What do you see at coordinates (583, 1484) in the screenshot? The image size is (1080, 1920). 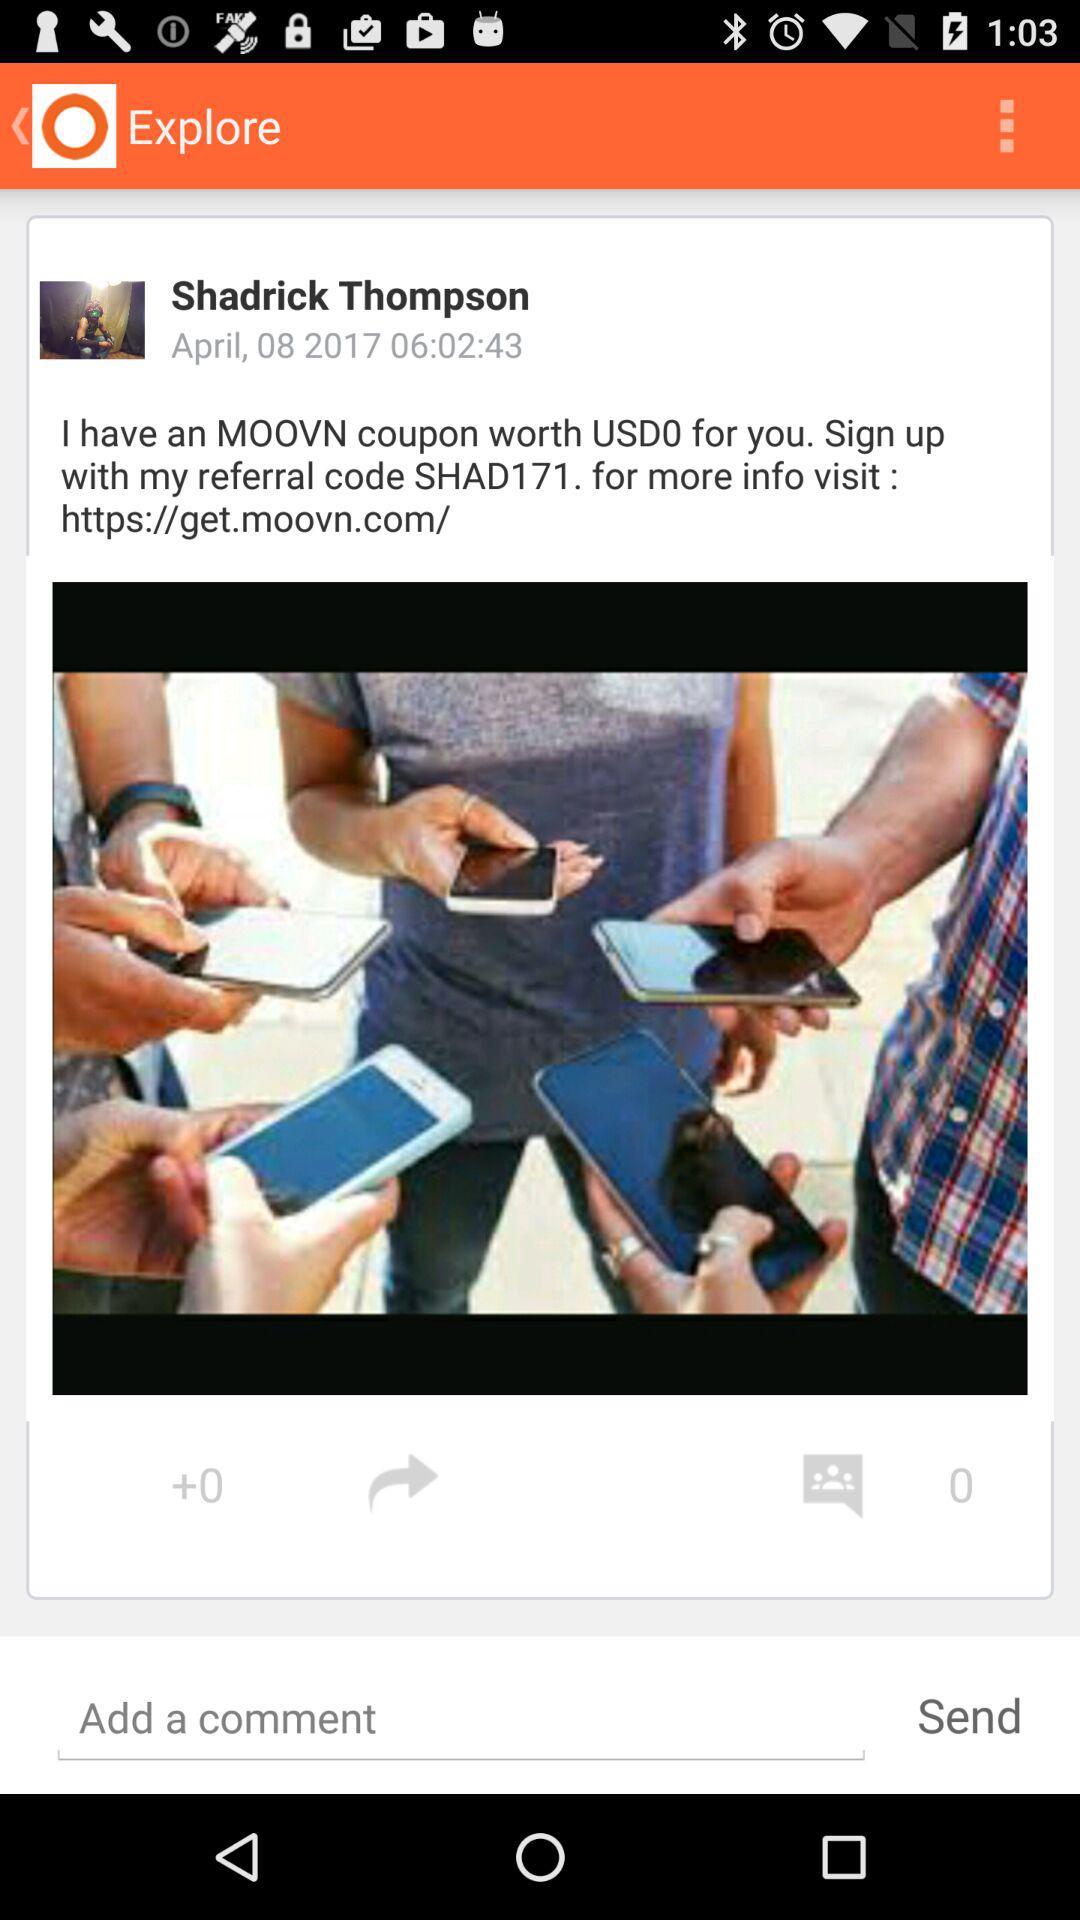 I see `item next to the +0` at bounding box center [583, 1484].